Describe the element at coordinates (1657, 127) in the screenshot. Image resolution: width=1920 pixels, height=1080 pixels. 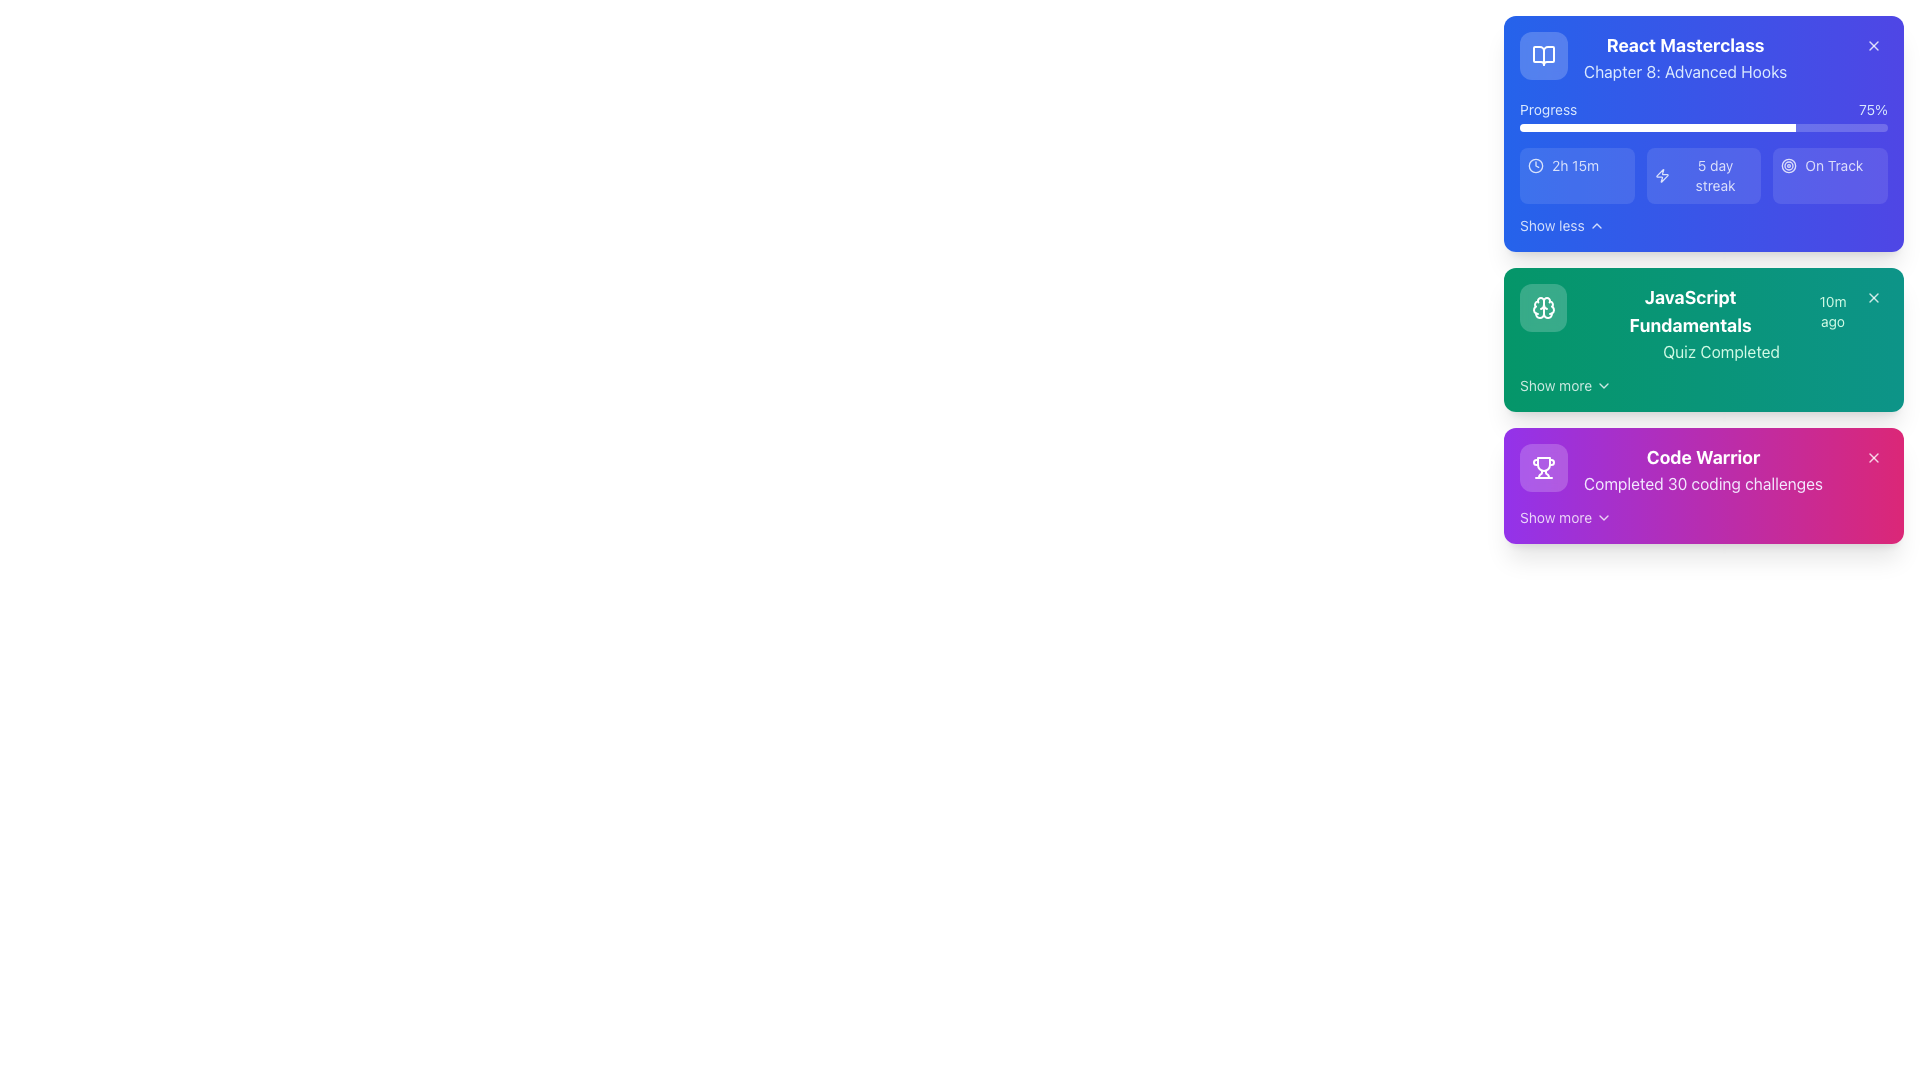
I see `visual representation of the progress indicator showing 75% completion in the 'React Masterclass' progress bar located in the upper right card` at that location.